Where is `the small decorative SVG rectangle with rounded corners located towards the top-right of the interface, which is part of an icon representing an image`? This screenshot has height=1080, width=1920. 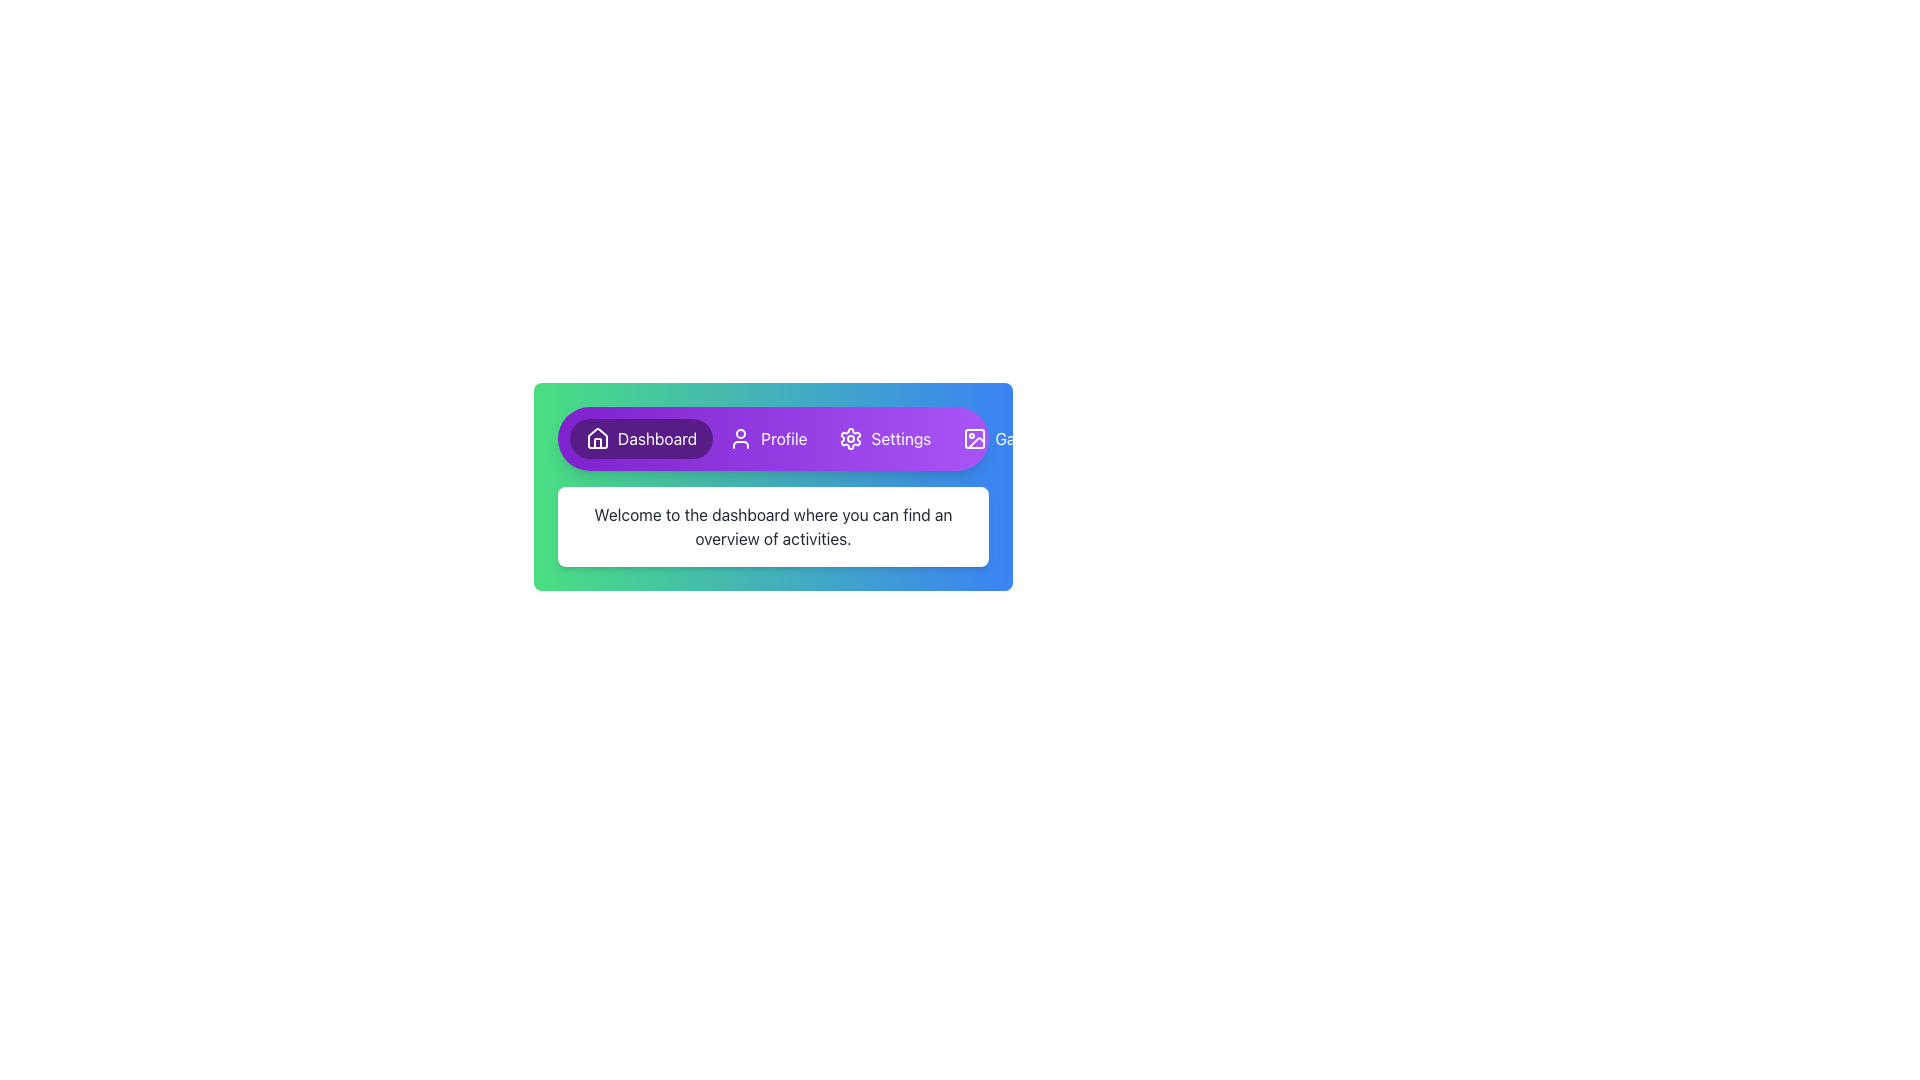 the small decorative SVG rectangle with rounded corners located towards the top-right of the interface, which is part of an icon representing an image is located at coordinates (975, 438).